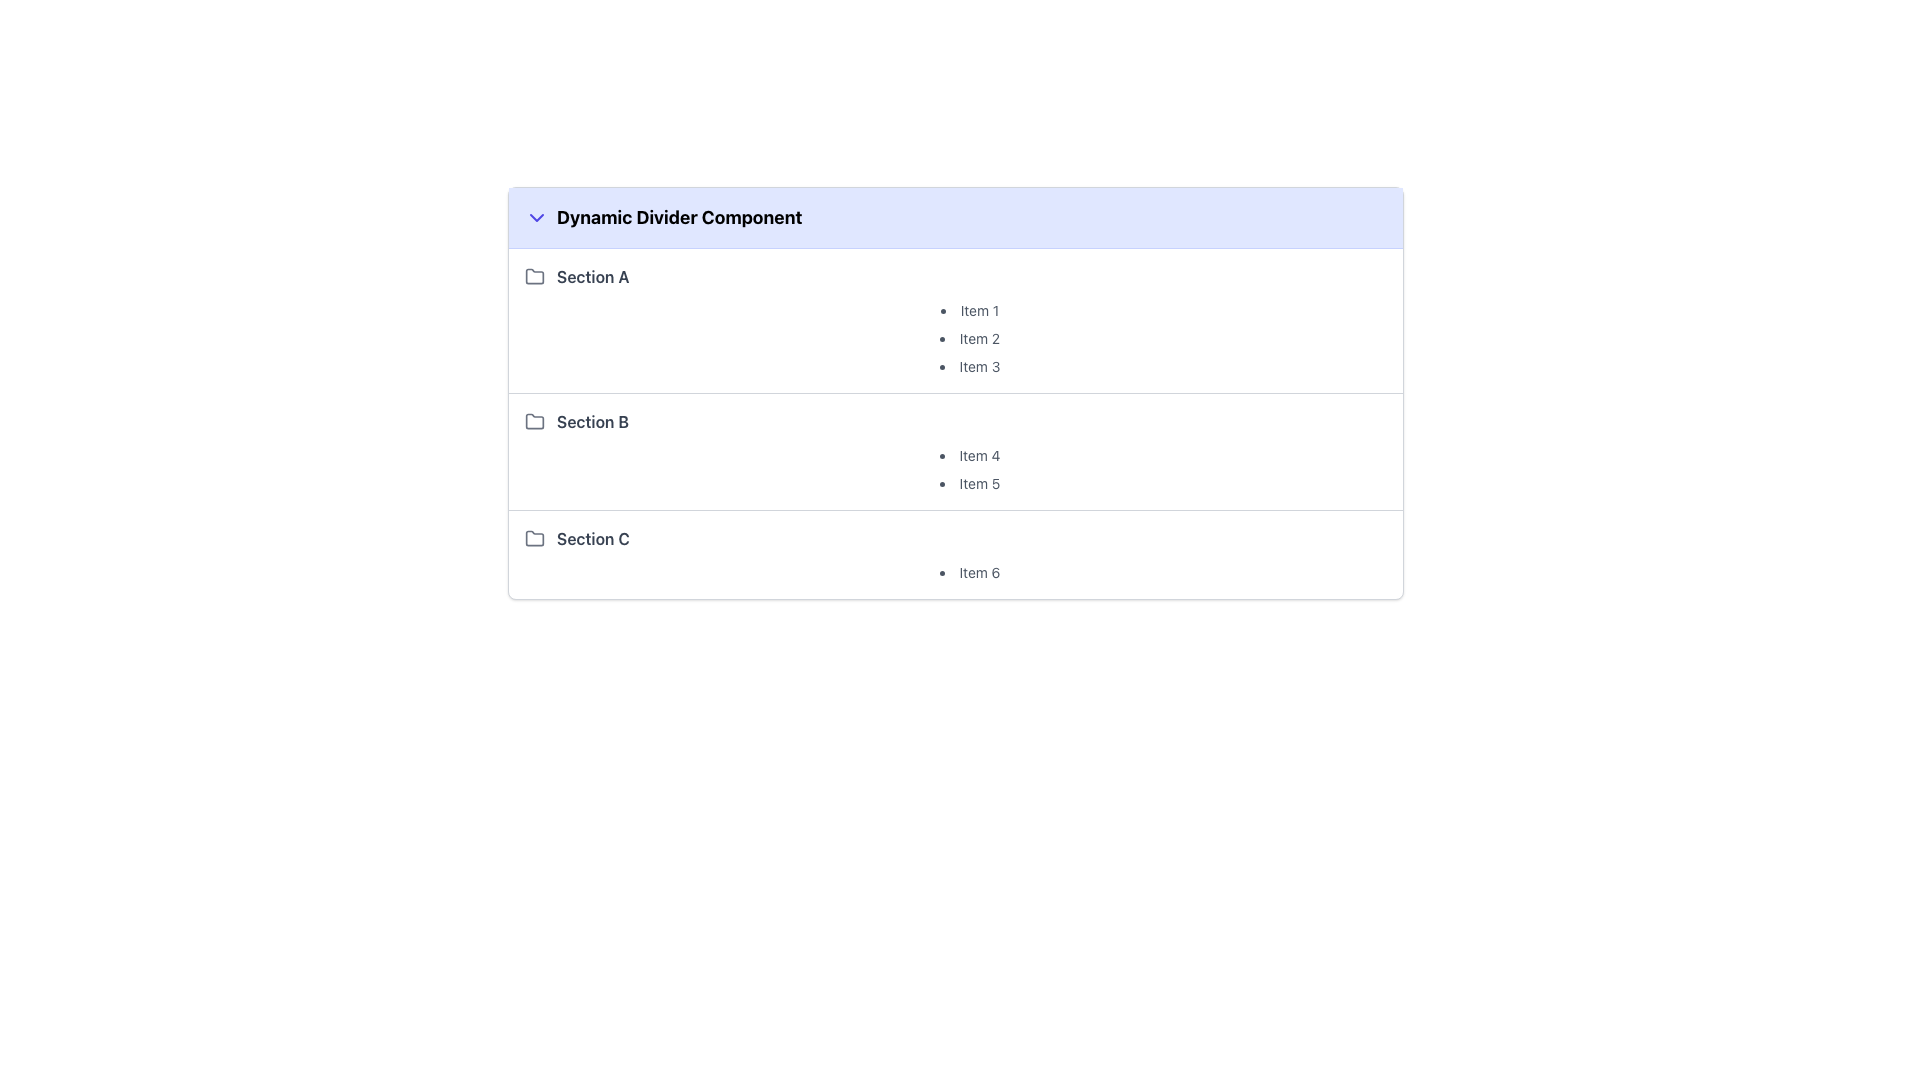 Image resolution: width=1920 pixels, height=1080 pixels. Describe the element at coordinates (534, 536) in the screenshot. I see `the grayscale folder icon located next to the text 'Section C' in the third position of the structured list` at that location.